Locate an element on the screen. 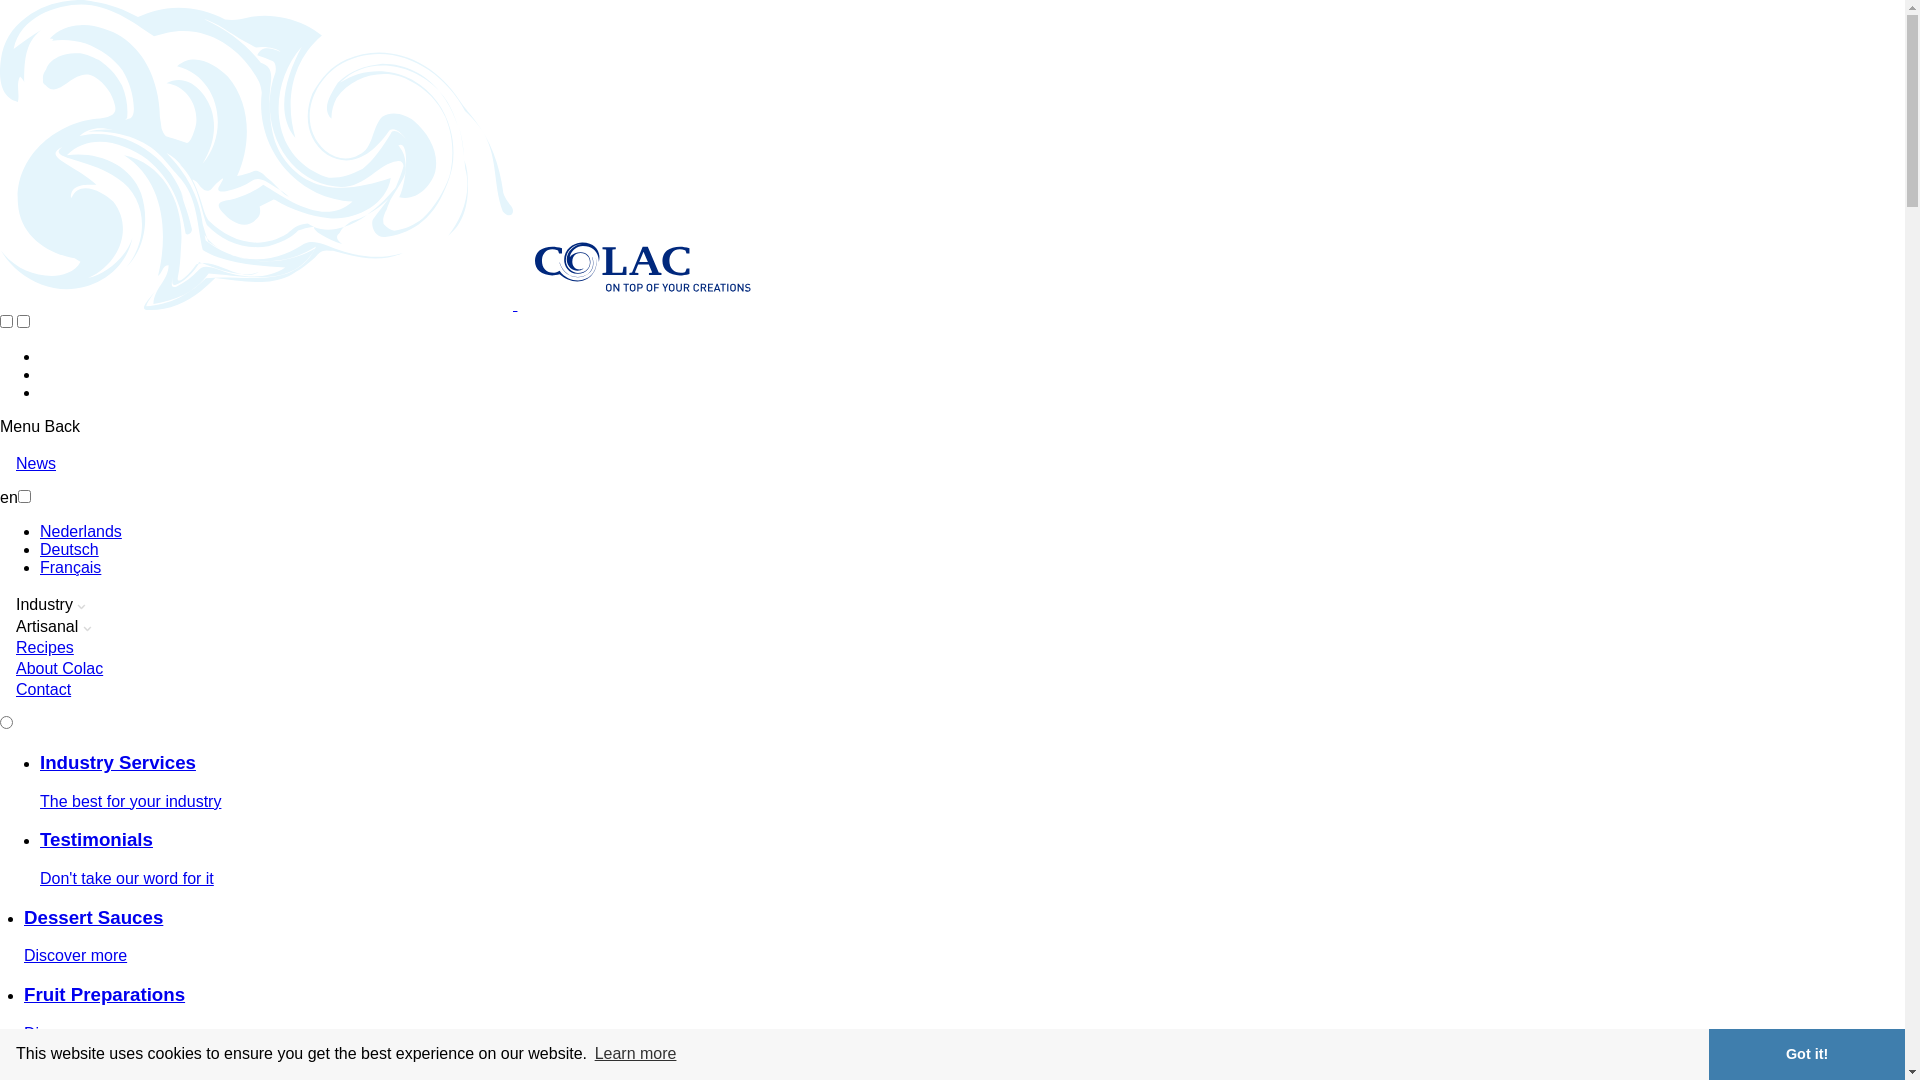  'Fruit Preparations is located at coordinates (964, 1013).